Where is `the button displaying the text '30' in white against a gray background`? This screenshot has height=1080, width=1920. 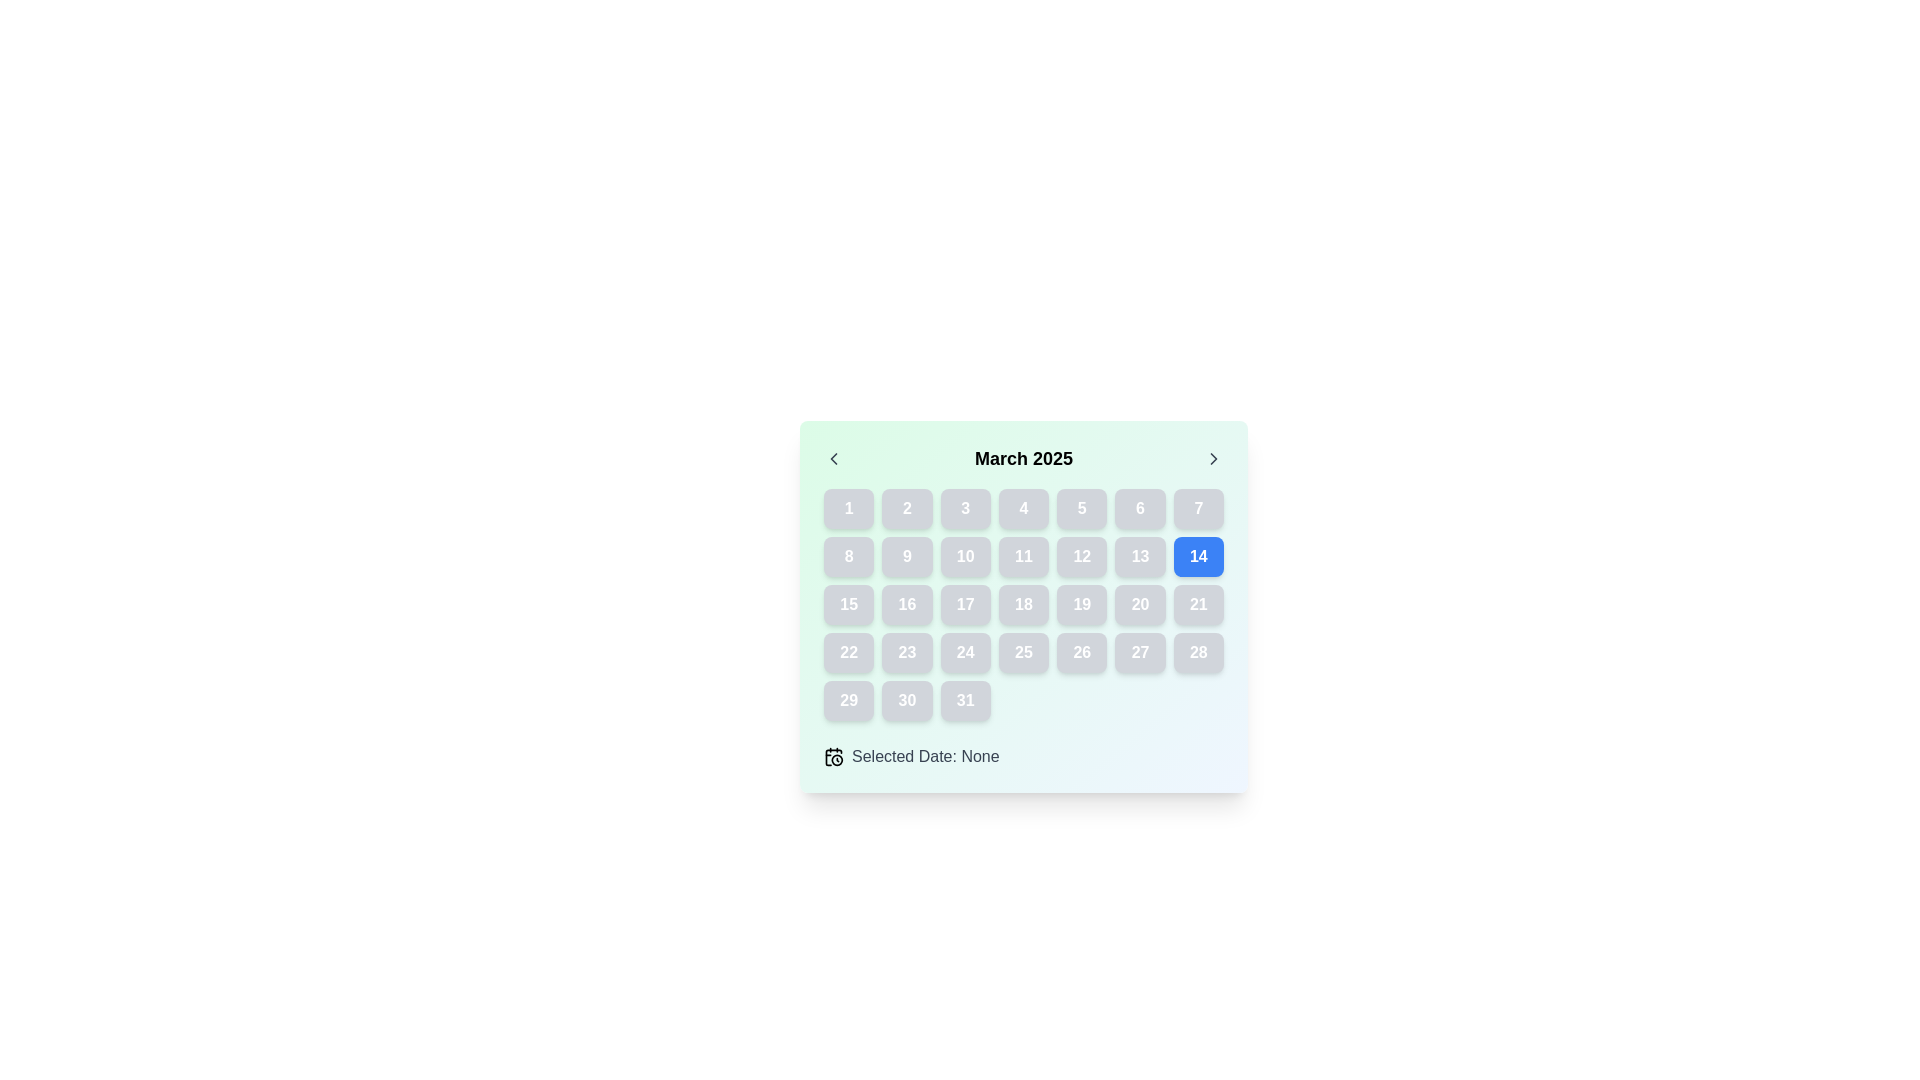 the button displaying the text '30' in white against a gray background is located at coordinates (906, 700).